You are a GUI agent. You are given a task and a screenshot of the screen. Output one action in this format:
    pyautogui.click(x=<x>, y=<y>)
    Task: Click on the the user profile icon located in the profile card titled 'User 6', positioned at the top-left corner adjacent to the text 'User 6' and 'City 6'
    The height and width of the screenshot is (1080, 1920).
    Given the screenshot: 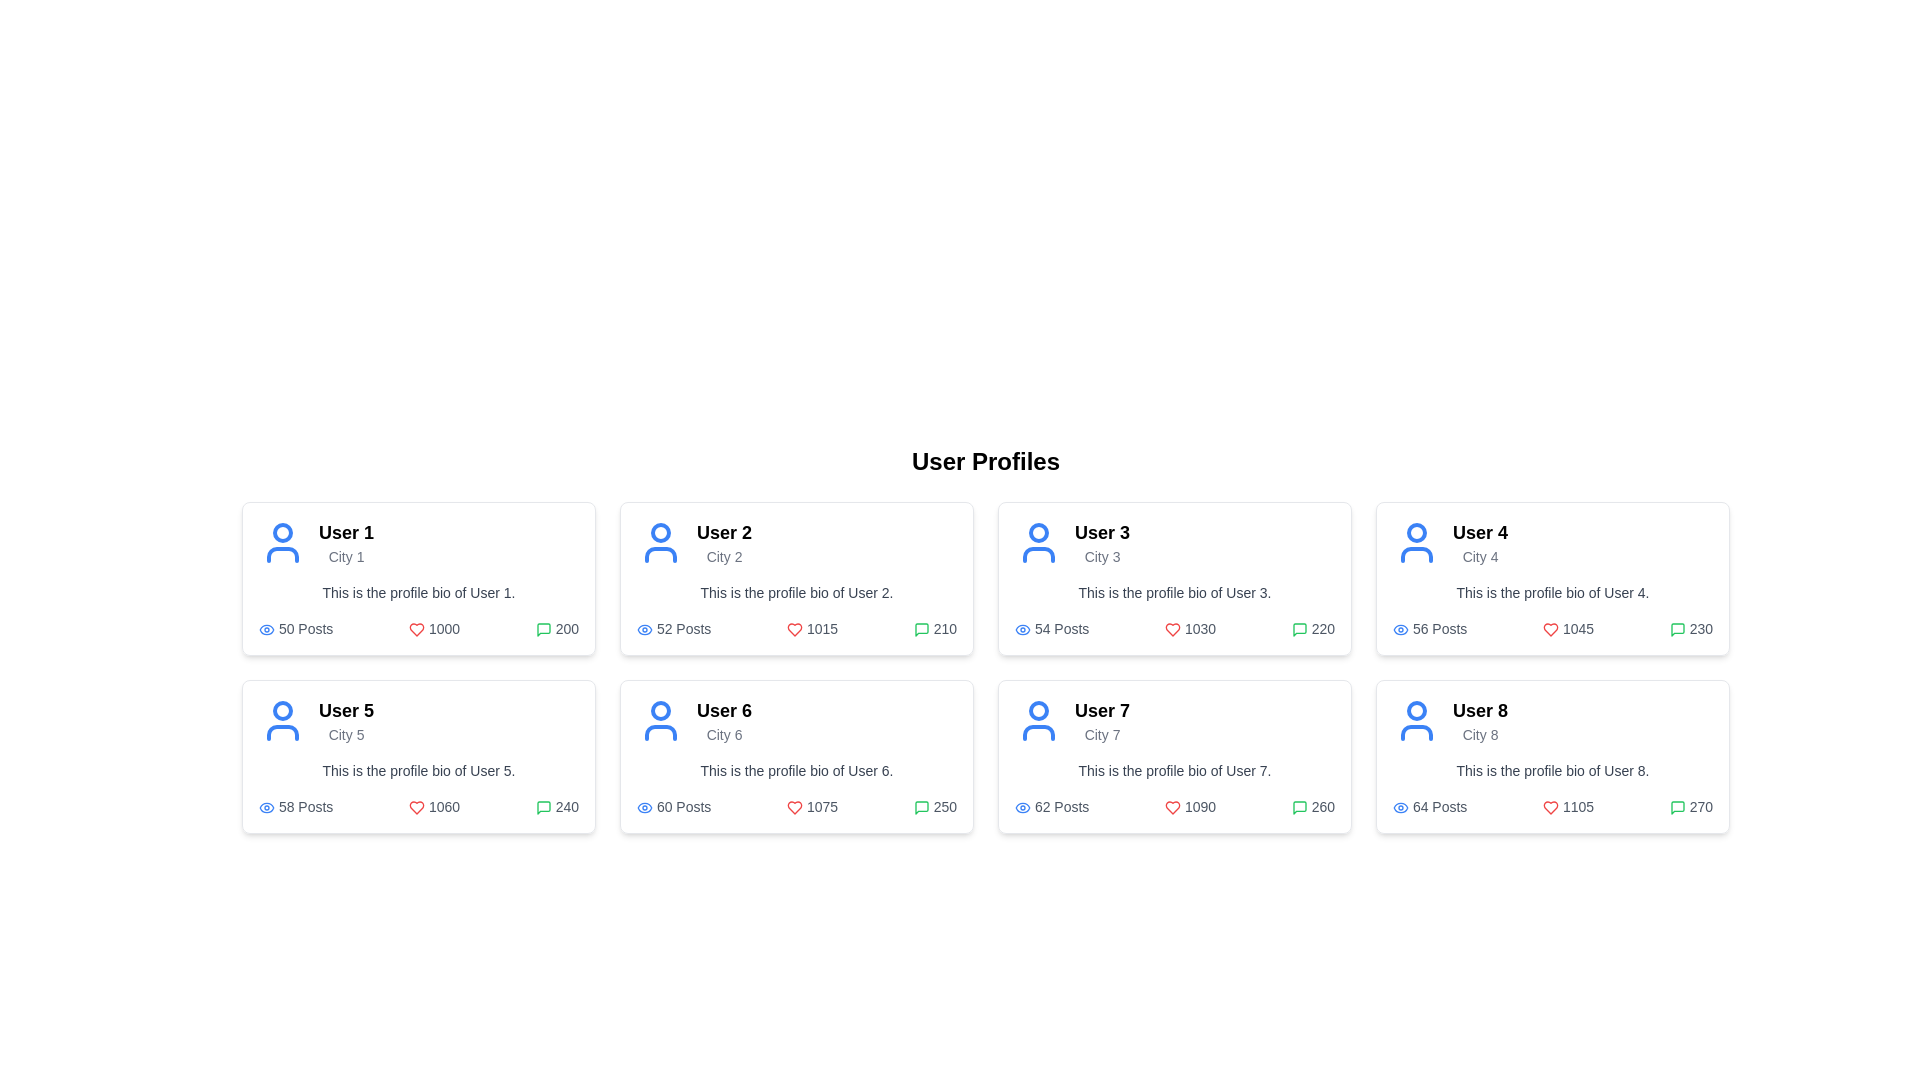 What is the action you would take?
    pyautogui.click(x=661, y=721)
    